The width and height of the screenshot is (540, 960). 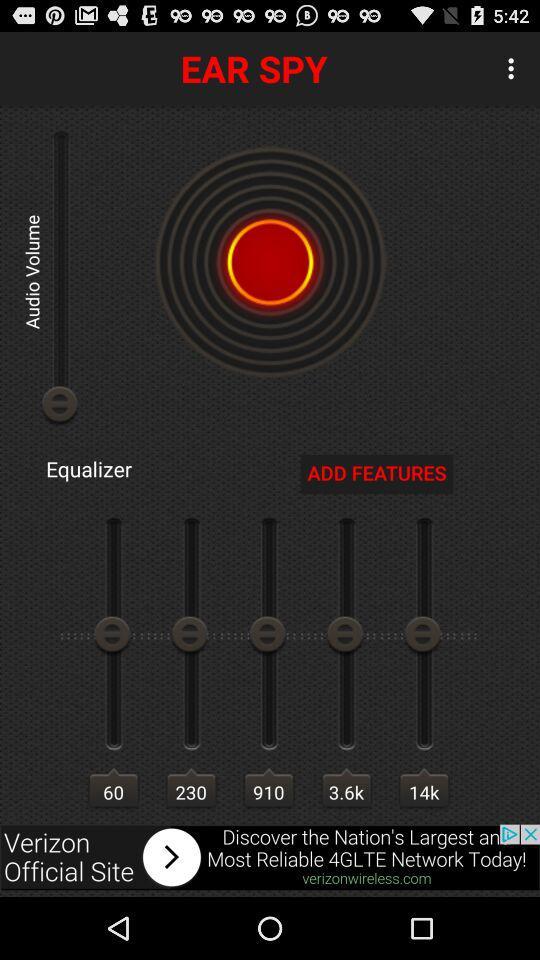 What do you see at coordinates (270, 261) in the screenshot?
I see `option` at bounding box center [270, 261].